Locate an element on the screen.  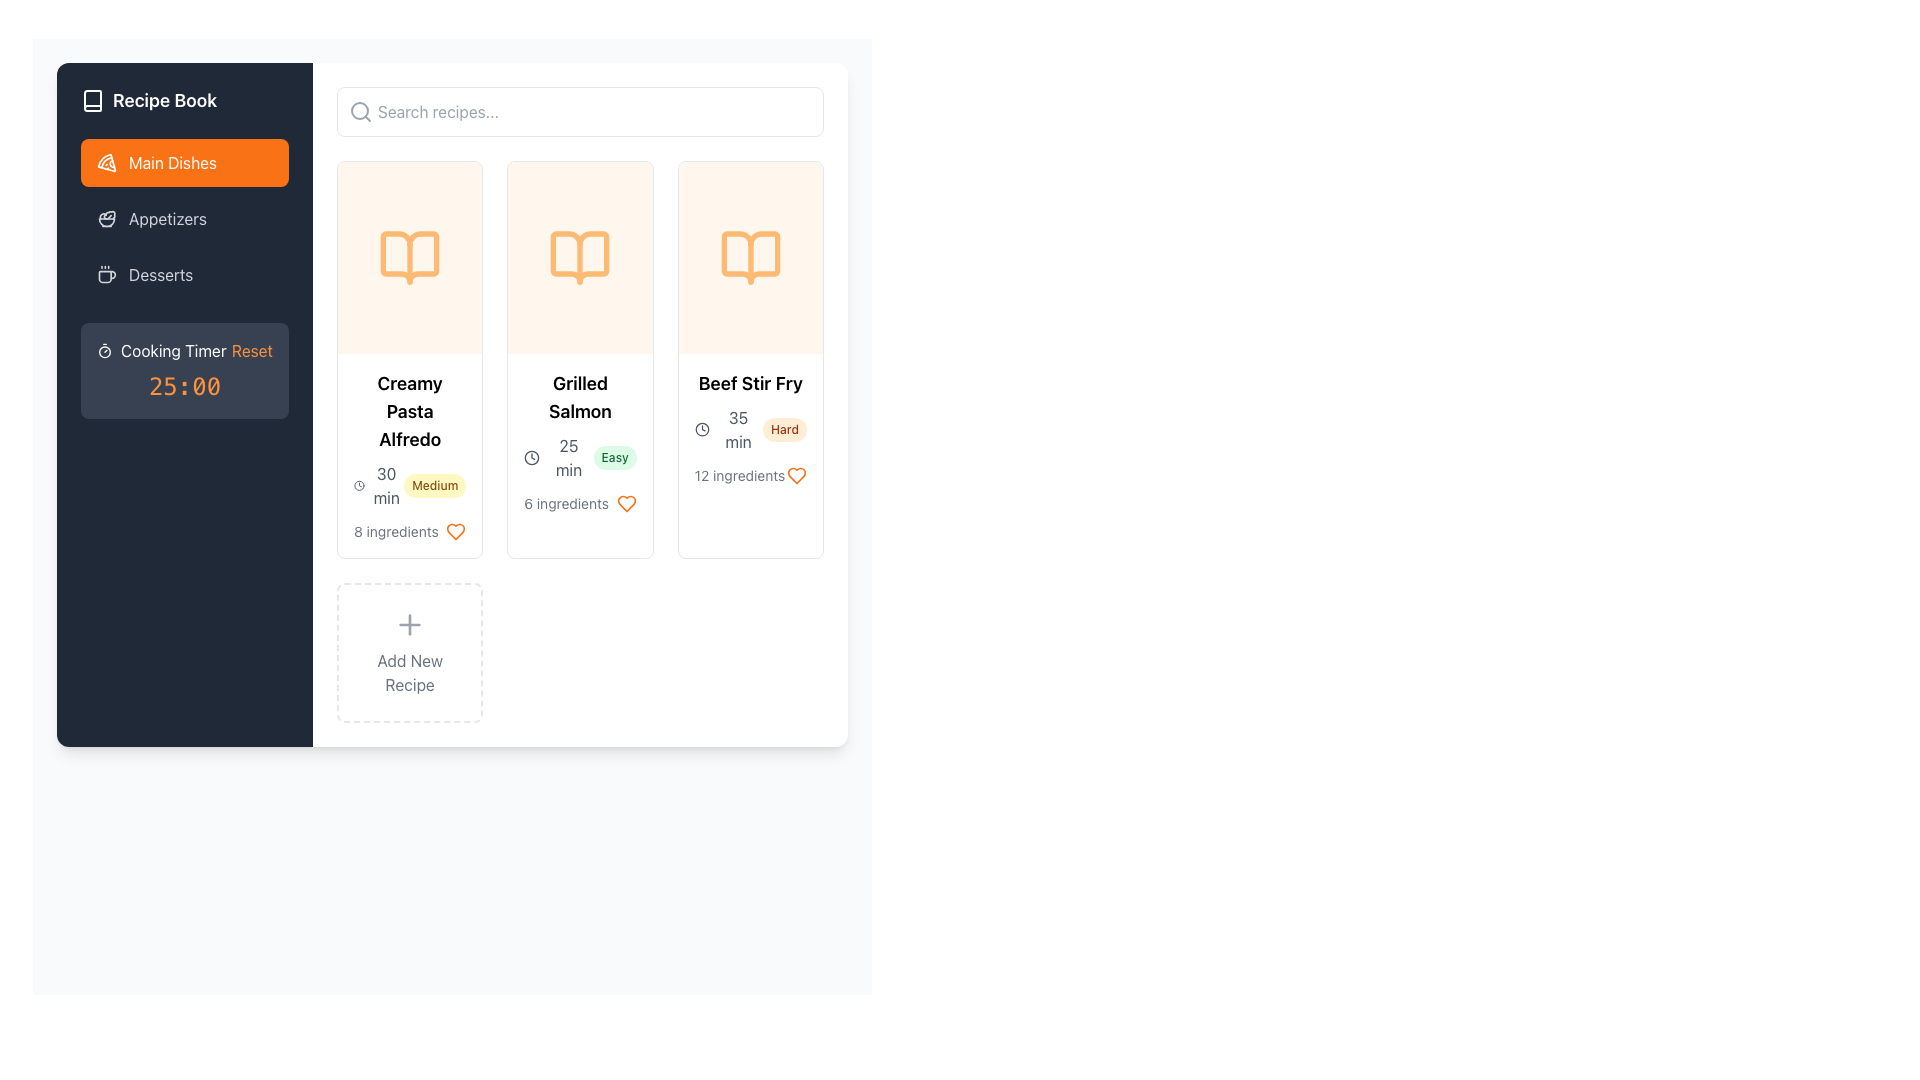
the heart-shaped icon button with an orange outline, which is located to the right of the '8 ingredients' text block is located at coordinates (455, 531).